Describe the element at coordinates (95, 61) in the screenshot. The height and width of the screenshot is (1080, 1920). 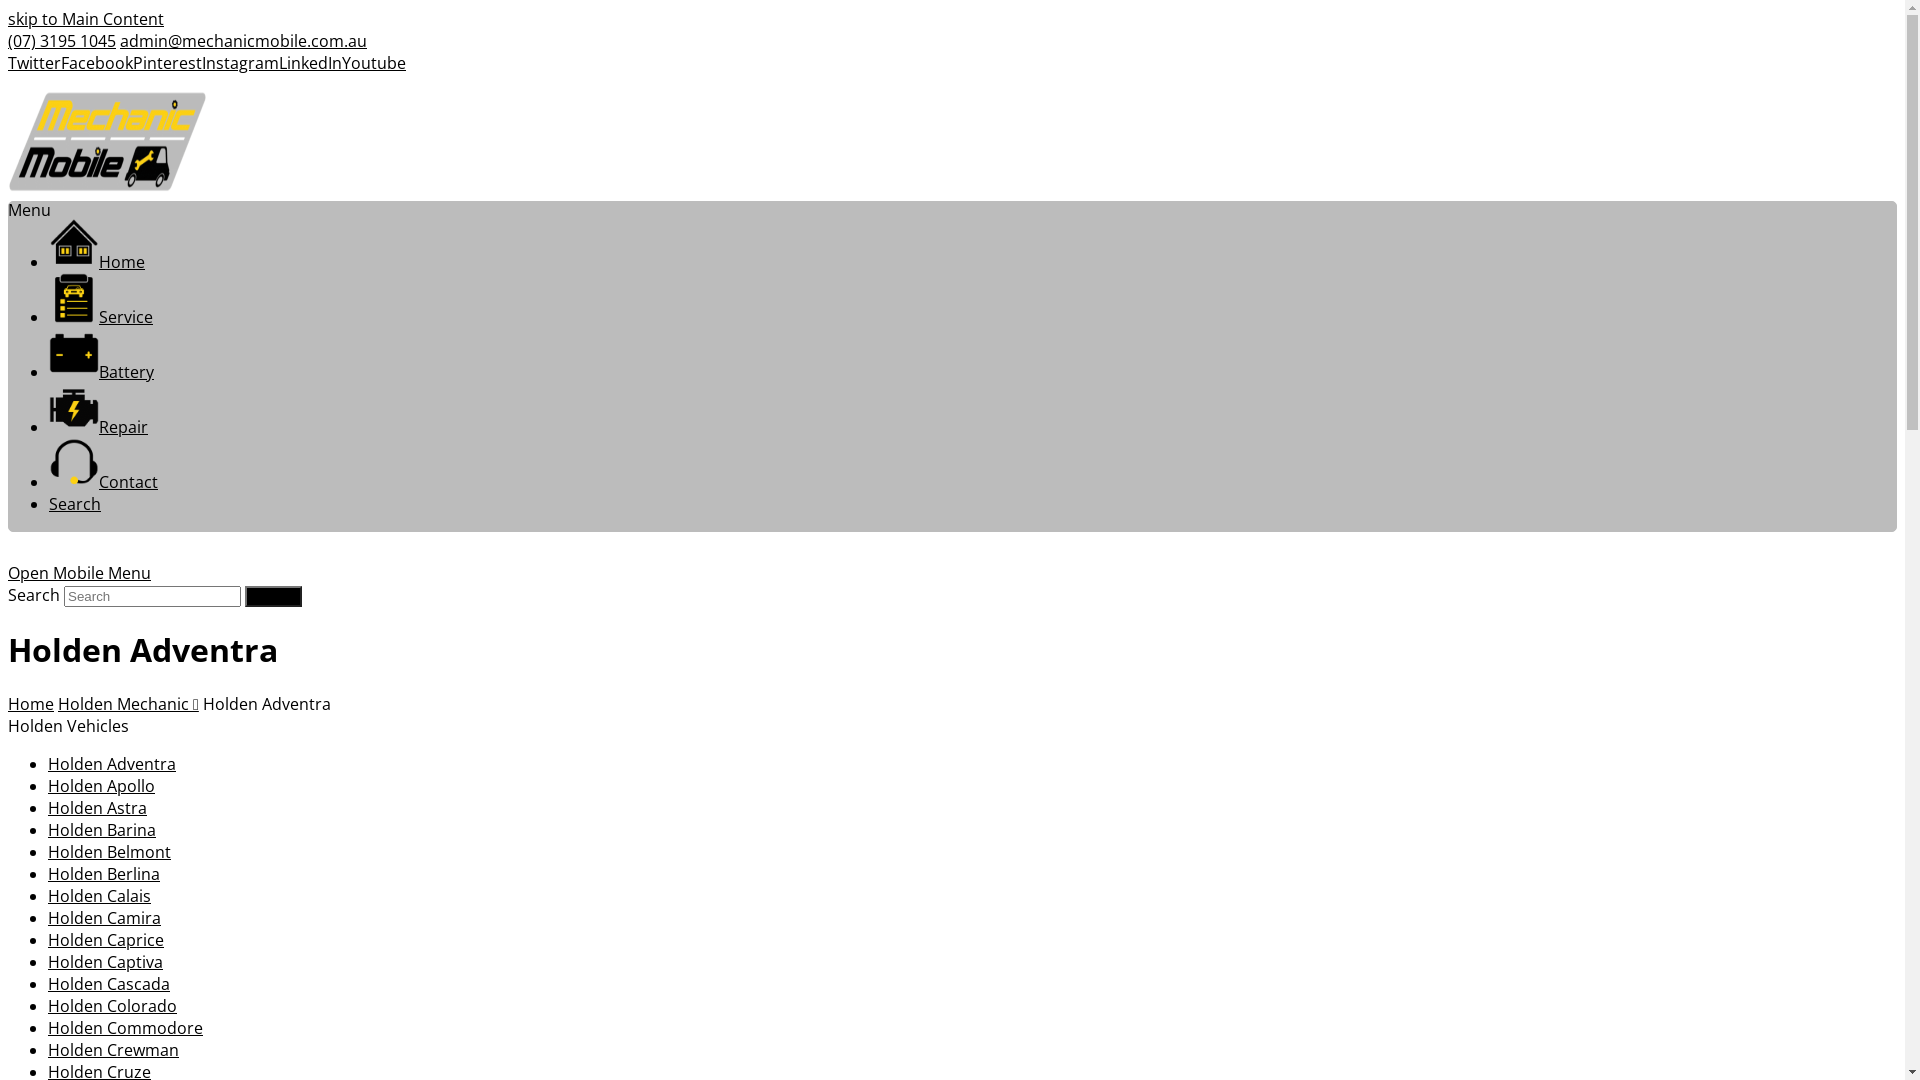
I see `'Facebook'` at that location.